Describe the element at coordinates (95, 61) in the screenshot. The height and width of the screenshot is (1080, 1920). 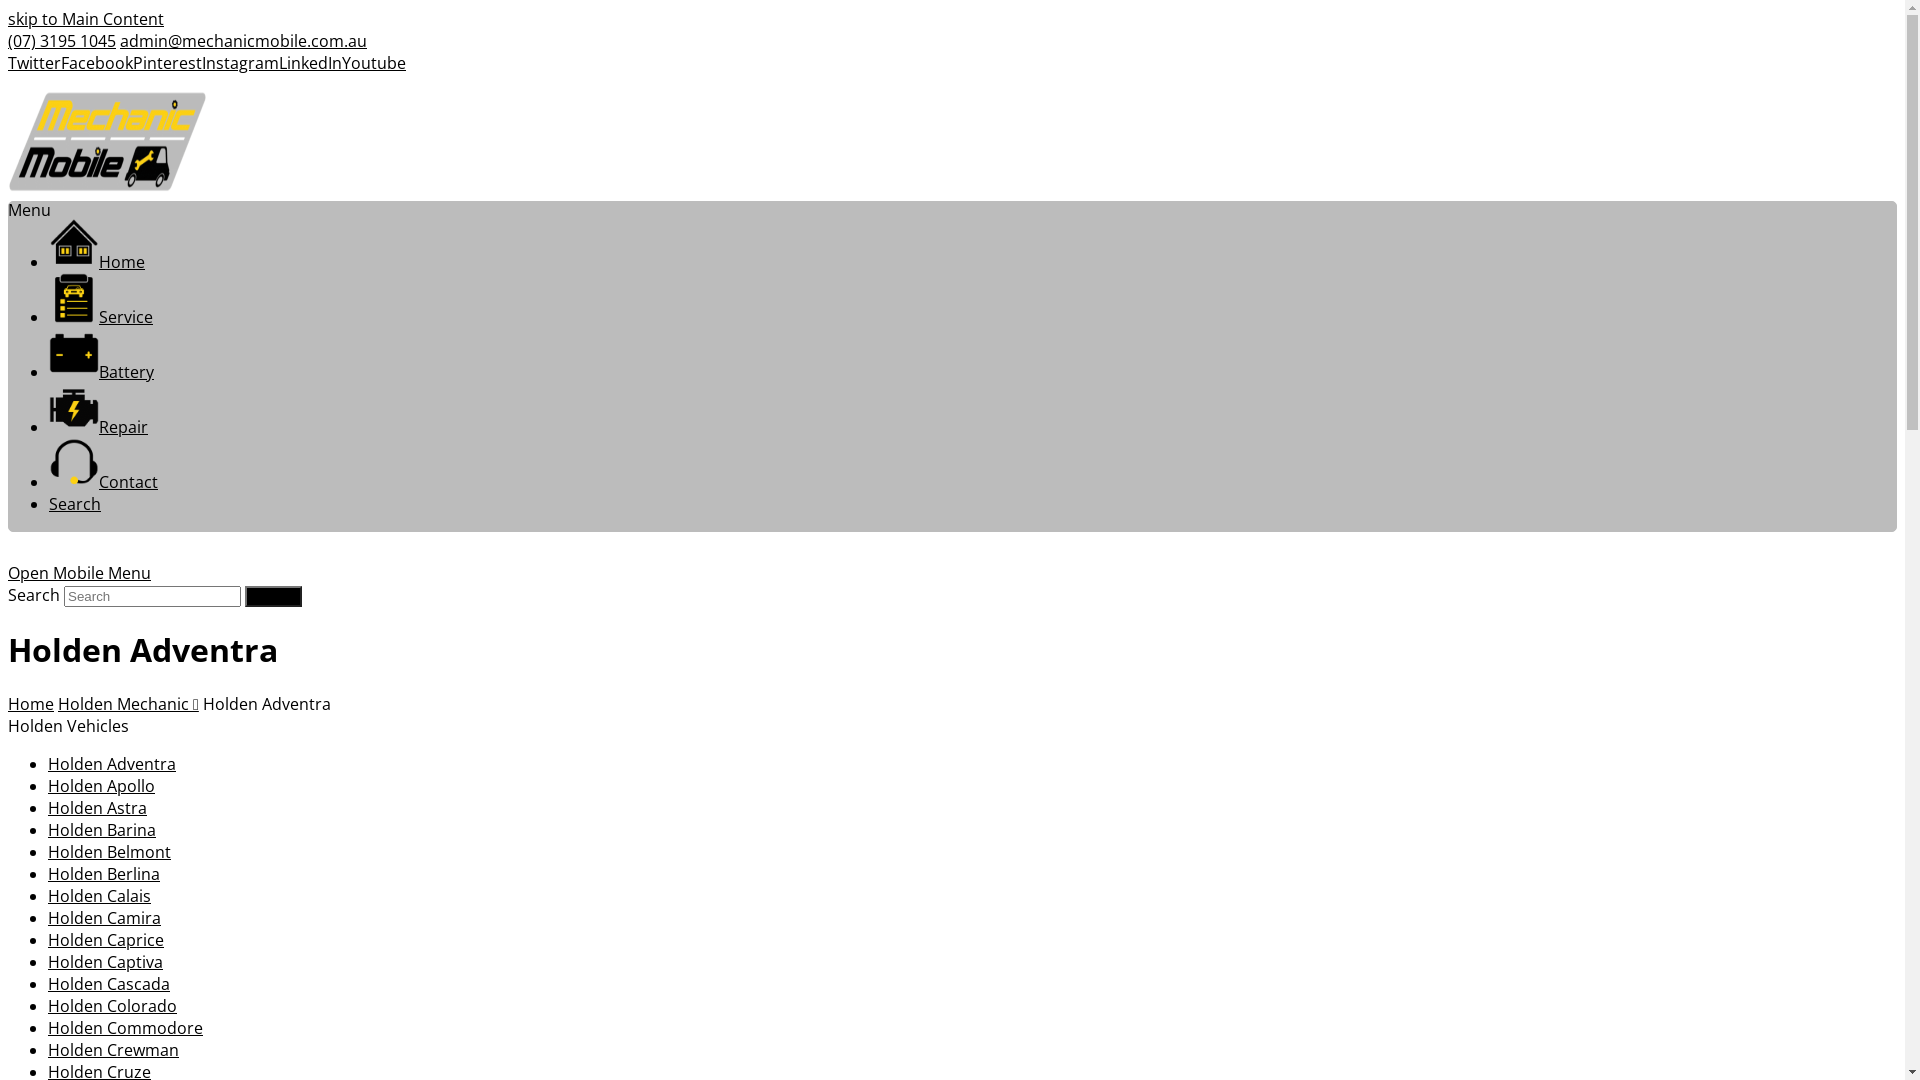
I see `'Facebook'` at that location.